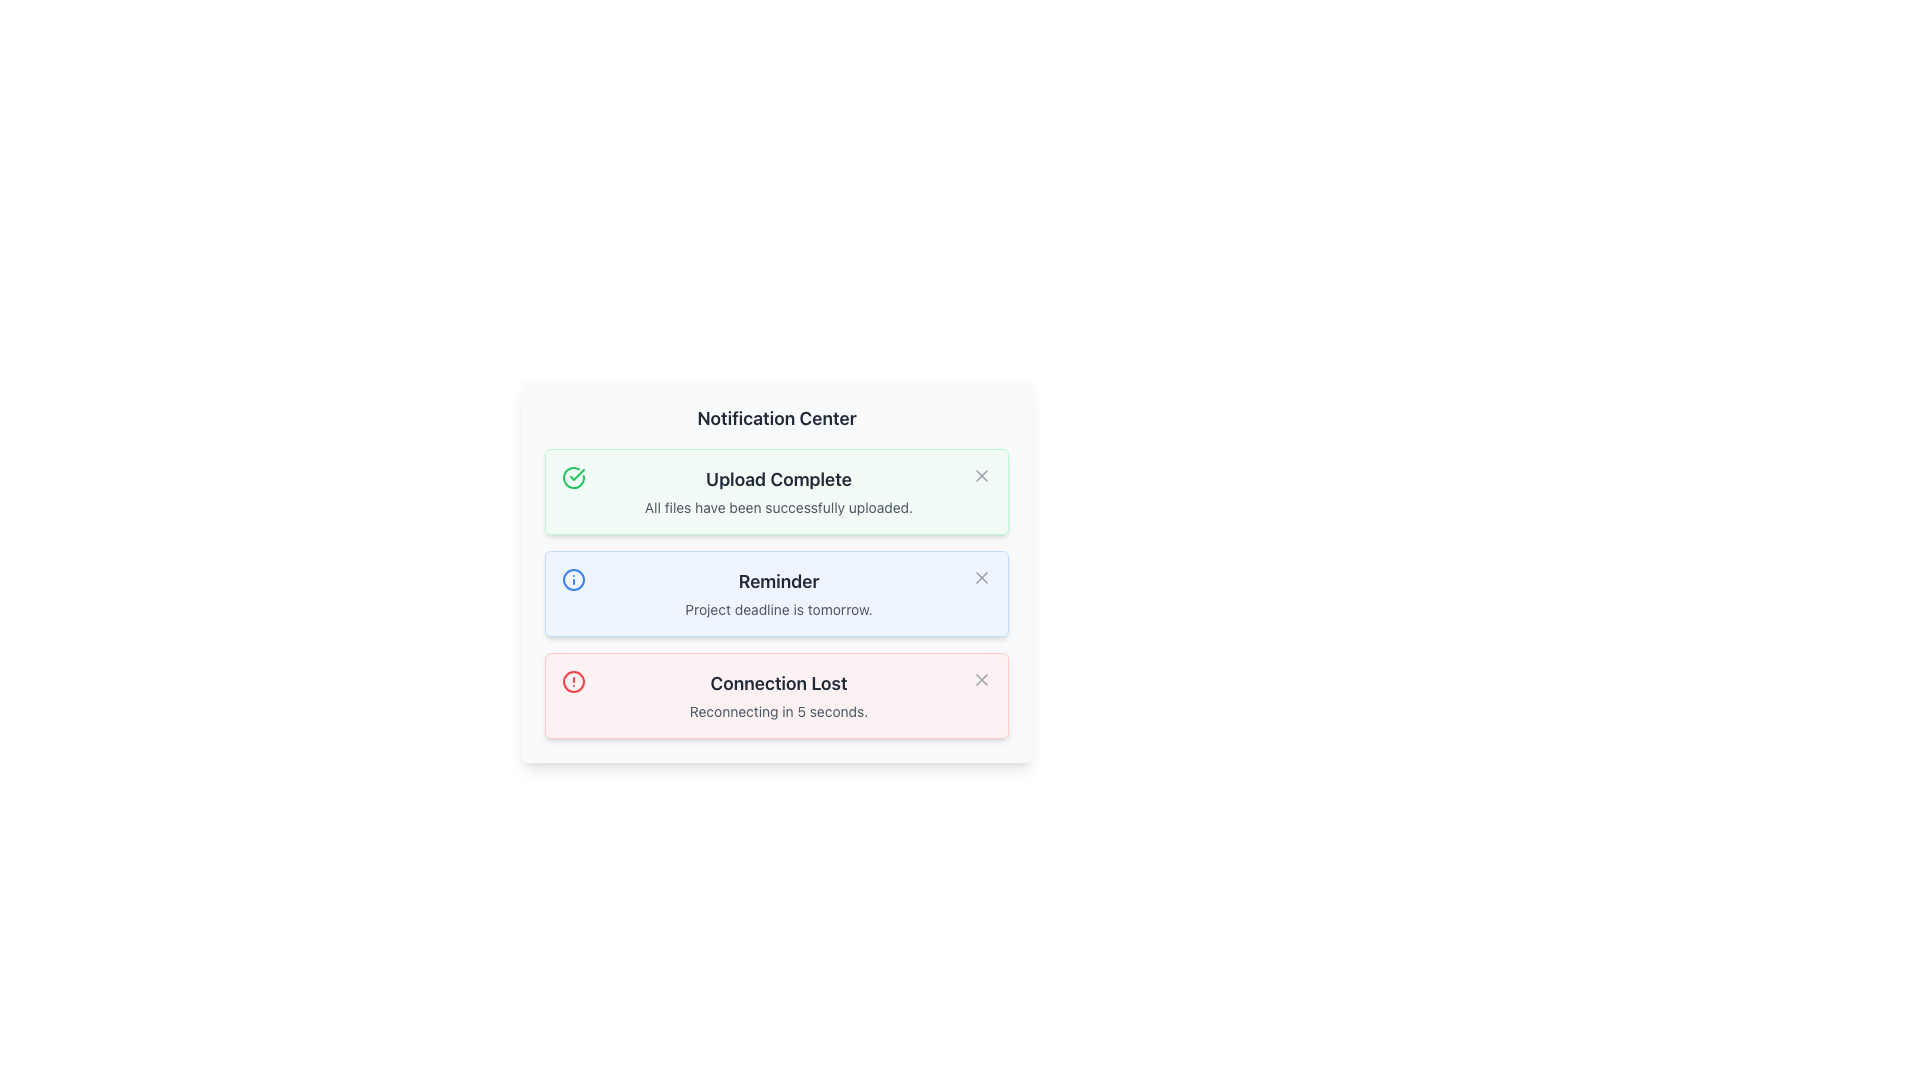 Image resolution: width=1920 pixels, height=1080 pixels. Describe the element at coordinates (982, 678) in the screenshot. I see `the close button in the upper-right corner of the 'Connection Lost' notification` at that location.